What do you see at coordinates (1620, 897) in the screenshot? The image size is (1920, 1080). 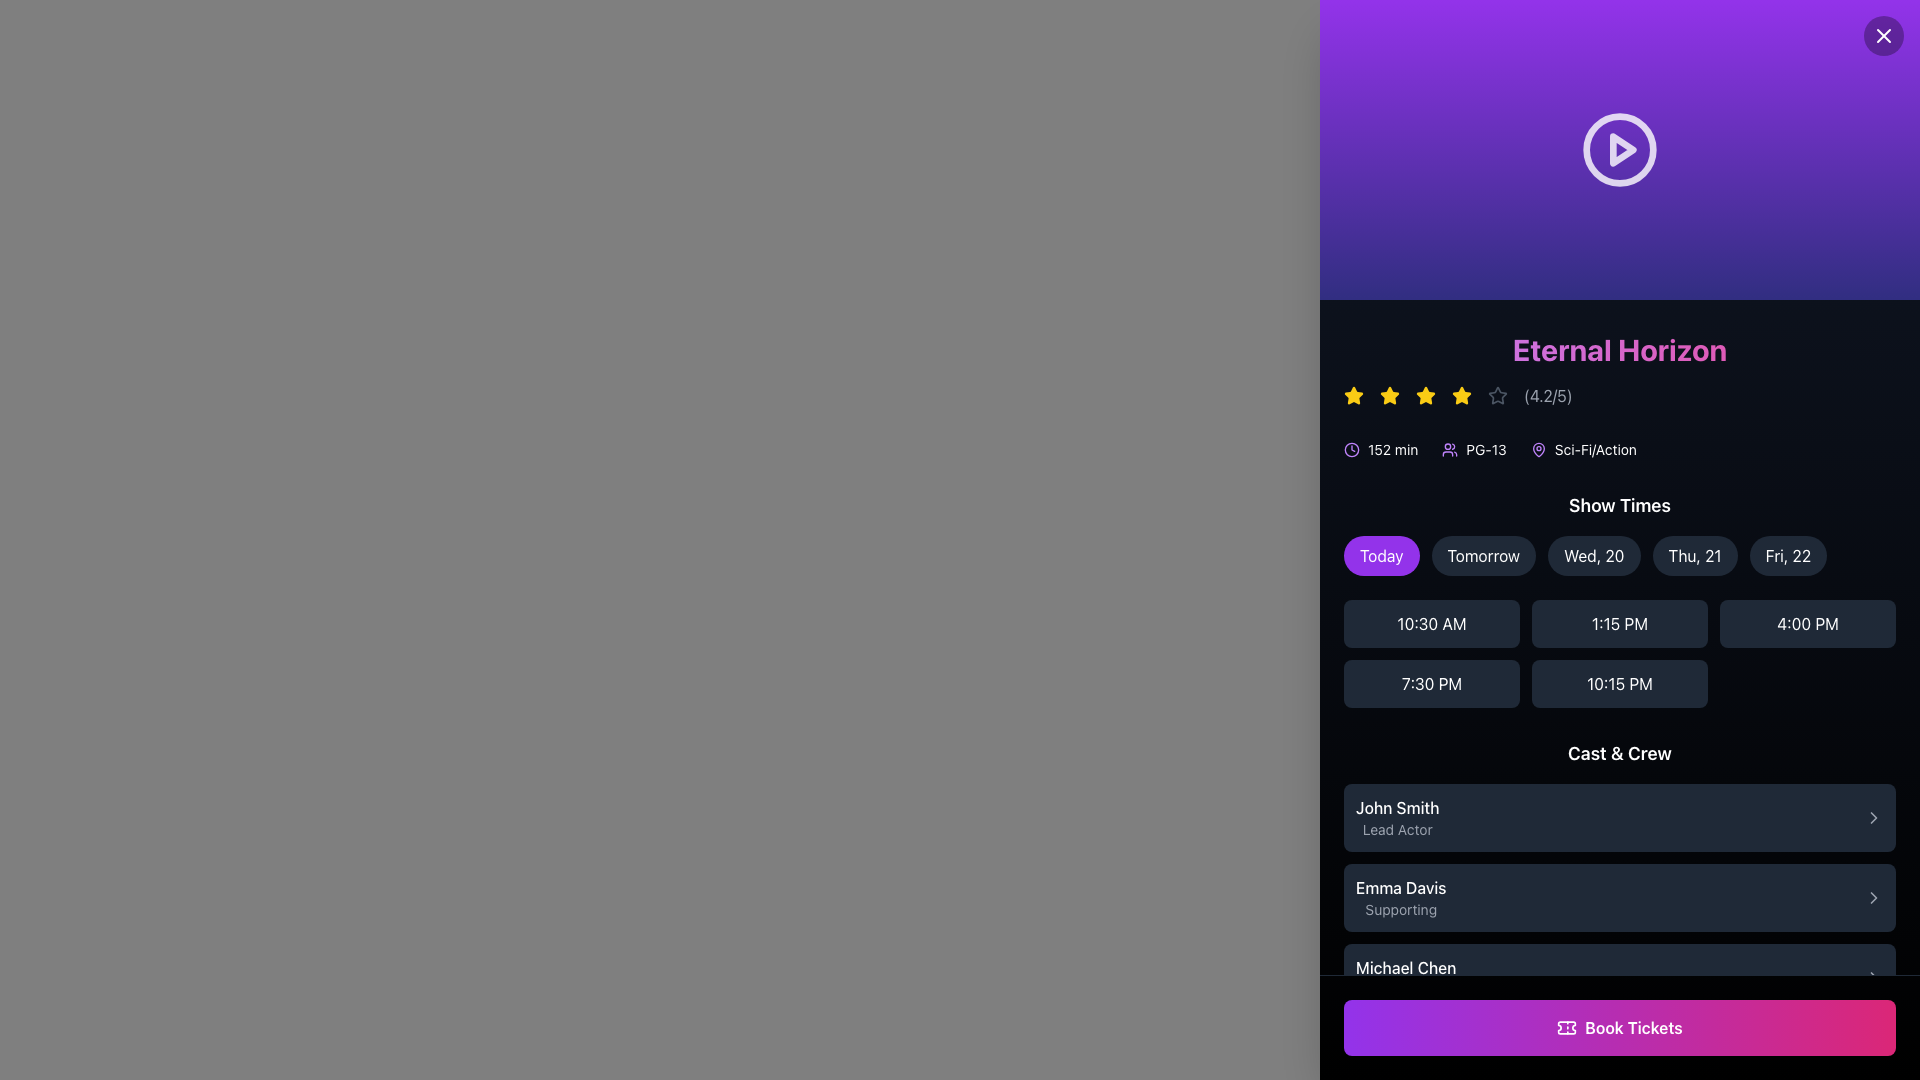 I see `the Interactive List Item that displays 'Emma Davis' as 'Supporting', located in the 'Cast & Crew' list, positioned centrally below 'John Smith | Lead Actor'` at bounding box center [1620, 897].